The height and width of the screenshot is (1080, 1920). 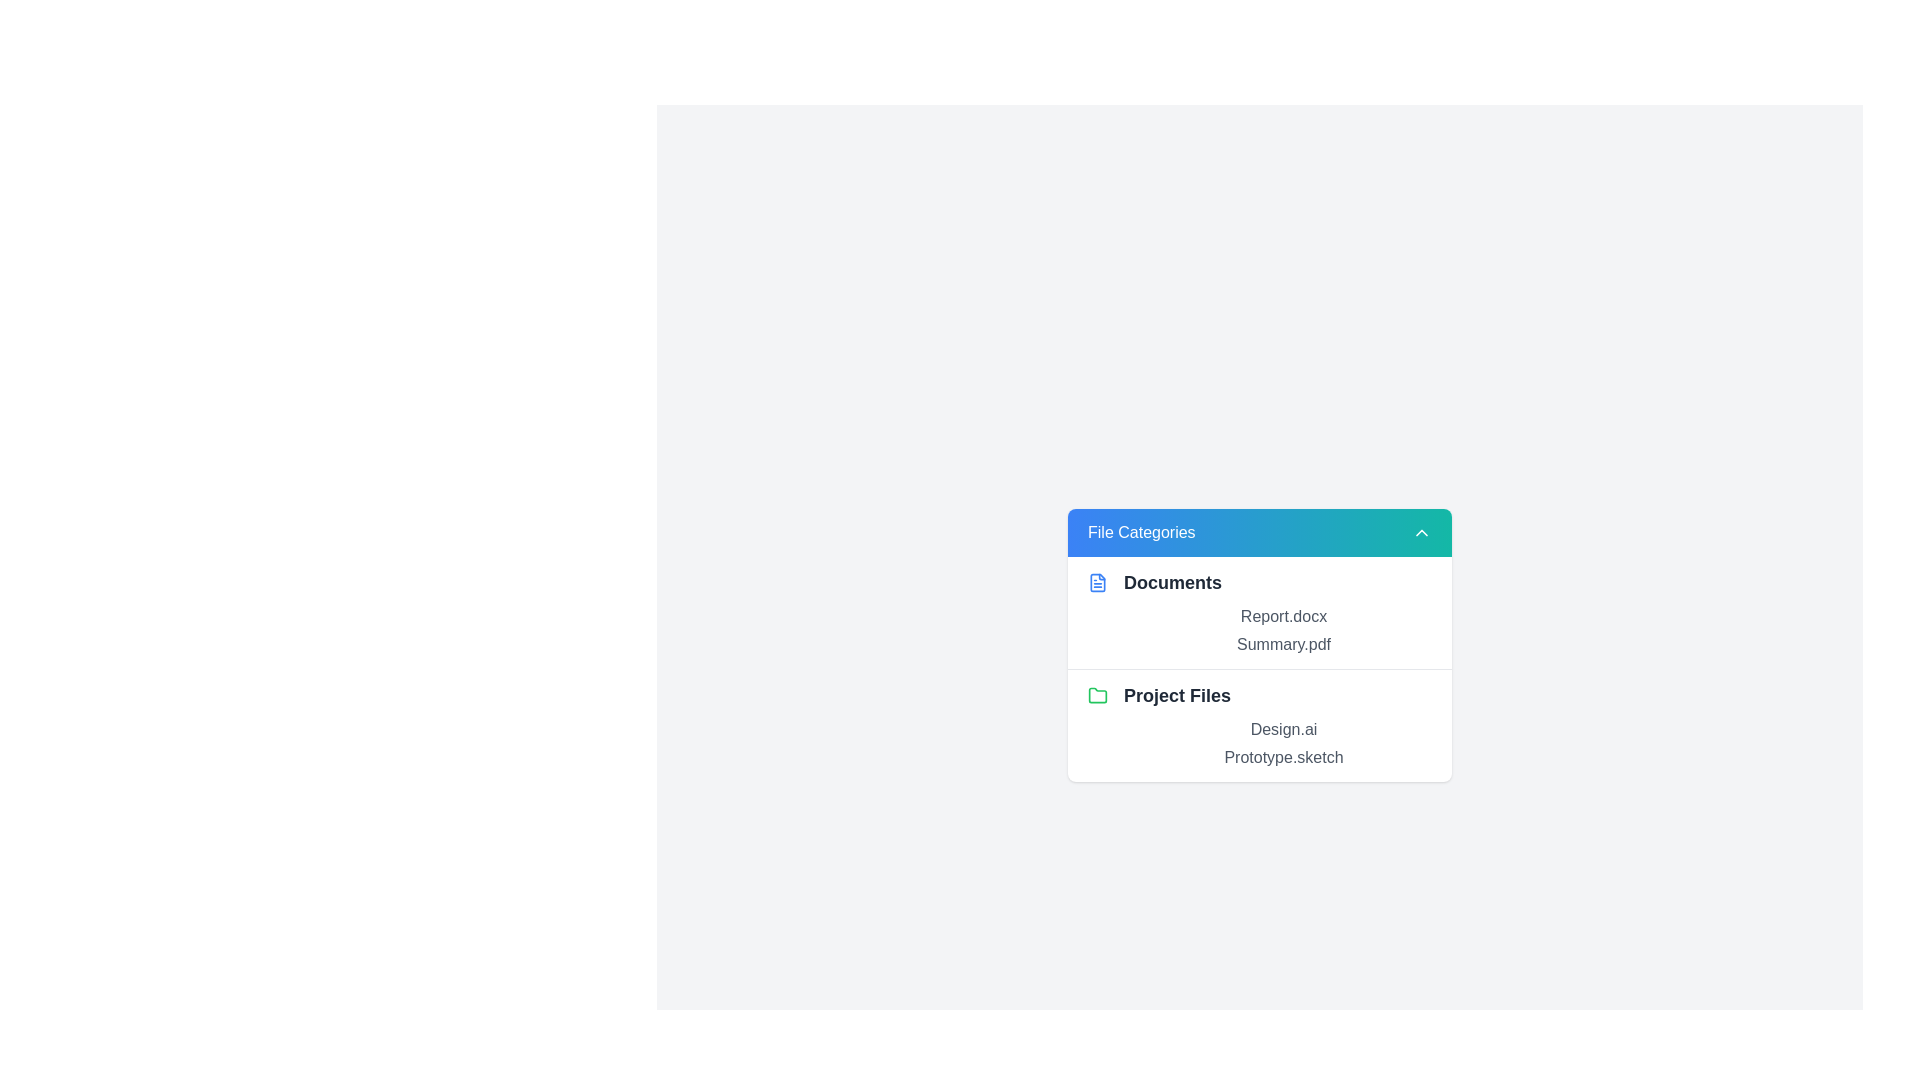 I want to click on green-outlined folder icon in the 'Project Files' section using developer tools, so click(x=1097, y=693).